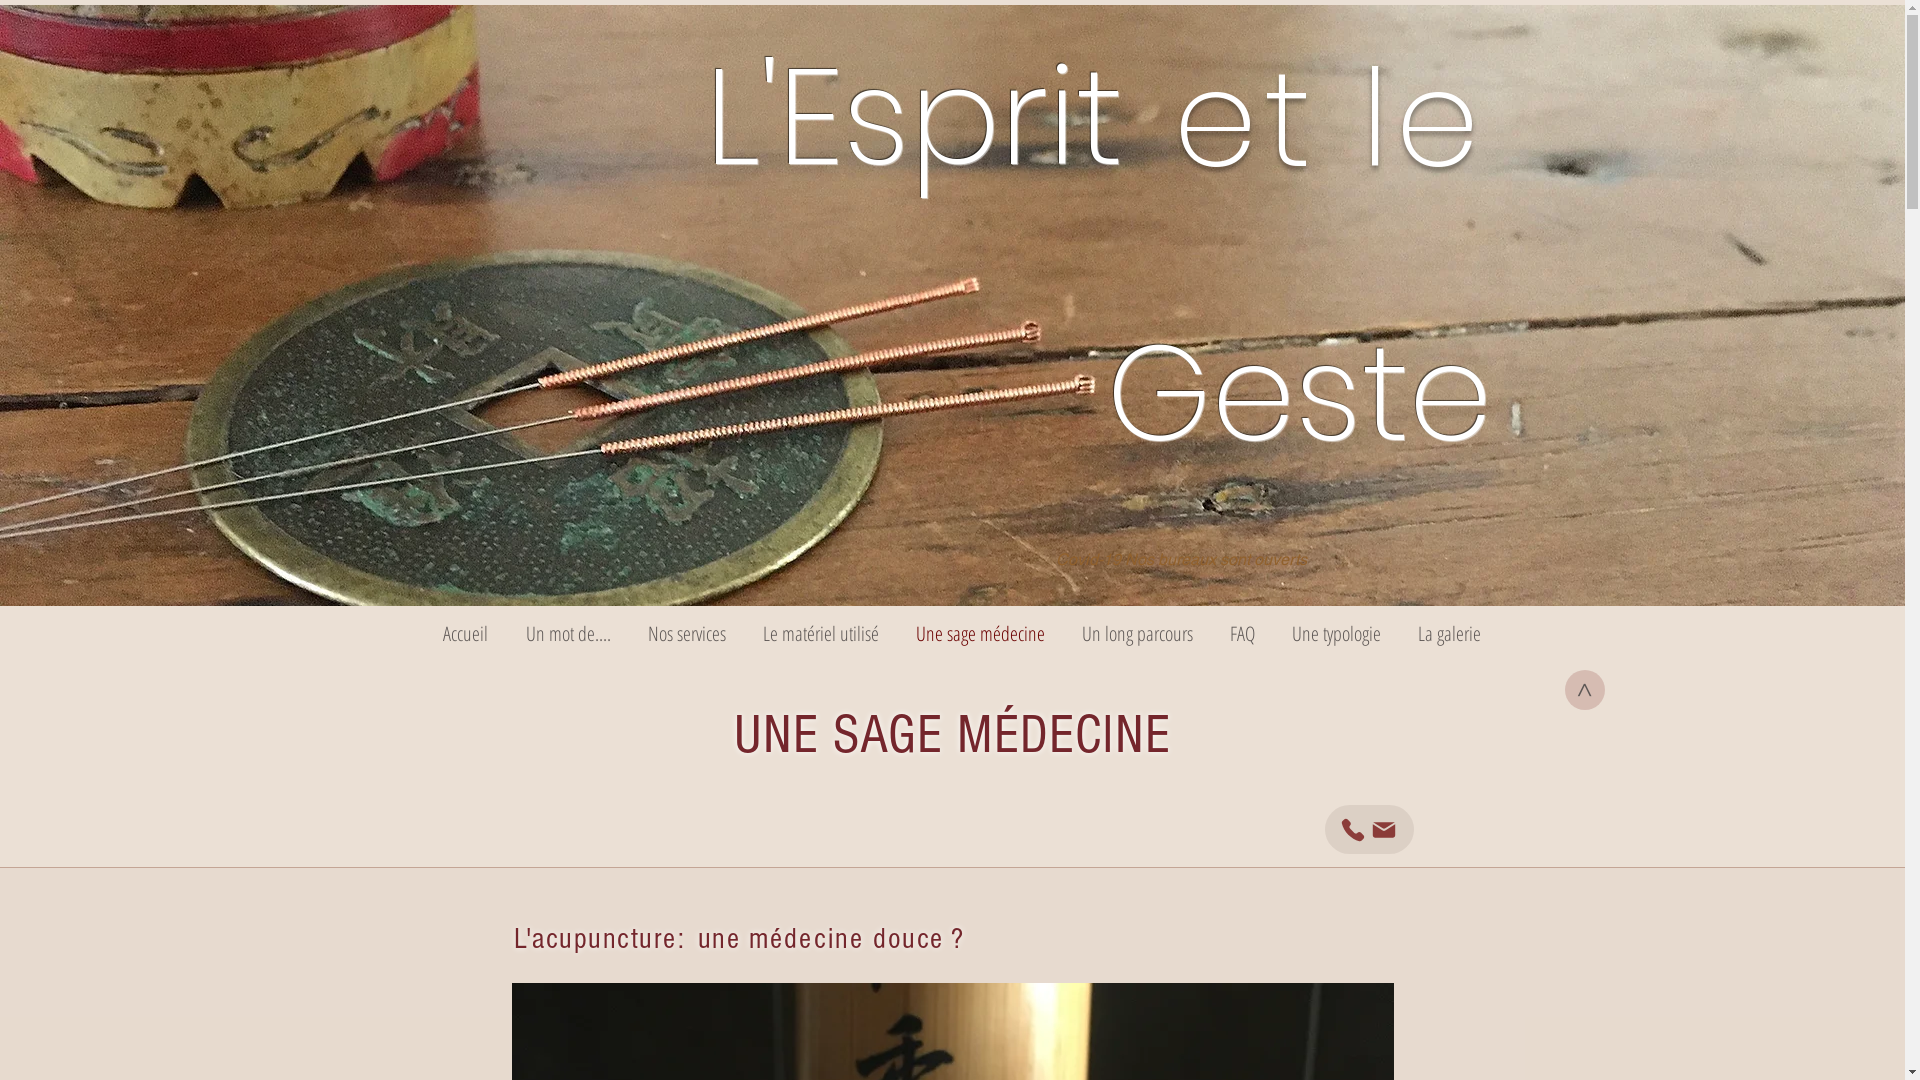 The width and height of the screenshot is (1920, 1080). Describe the element at coordinates (1210, 633) in the screenshot. I see `'FAQ'` at that location.